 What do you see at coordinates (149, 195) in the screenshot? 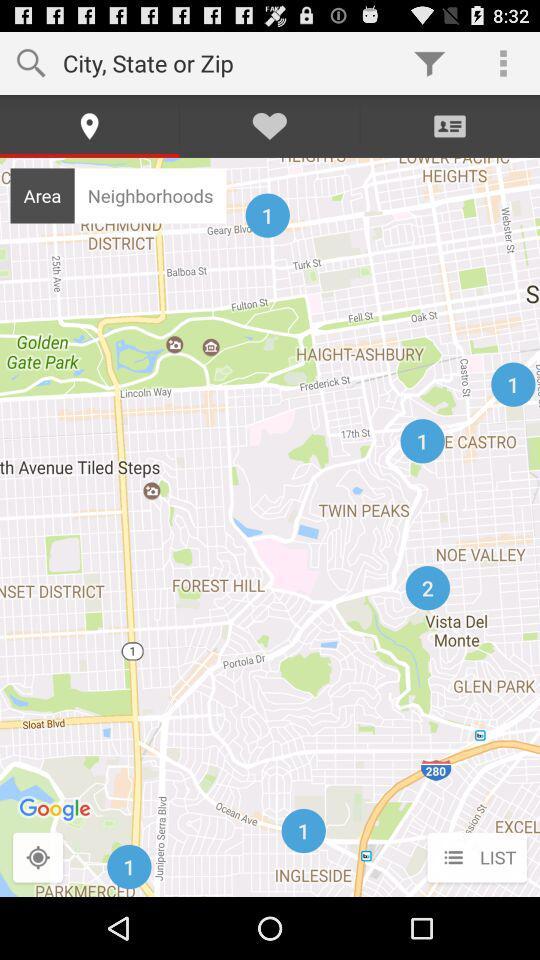
I see `the neighborhoods item` at bounding box center [149, 195].